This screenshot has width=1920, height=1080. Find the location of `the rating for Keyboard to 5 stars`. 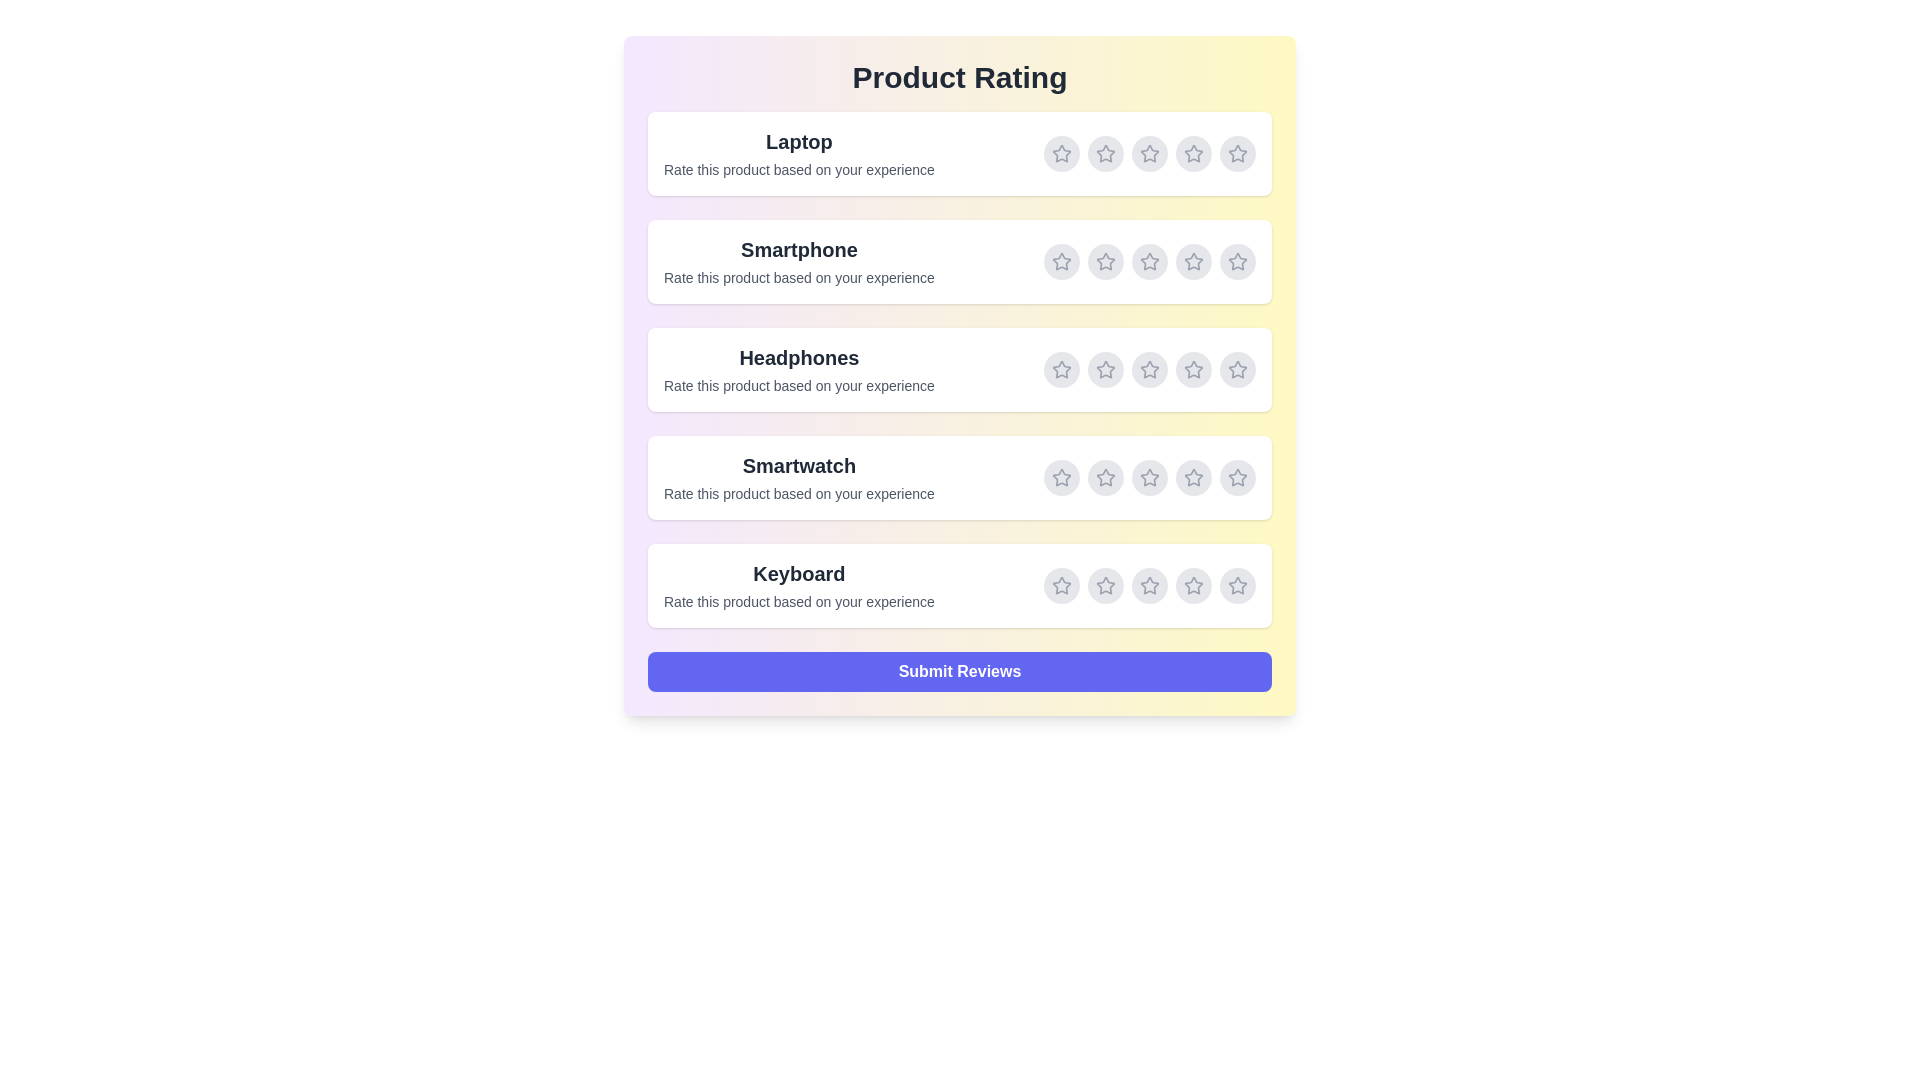

the rating for Keyboard to 5 stars is located at coordinates (1237, 585).